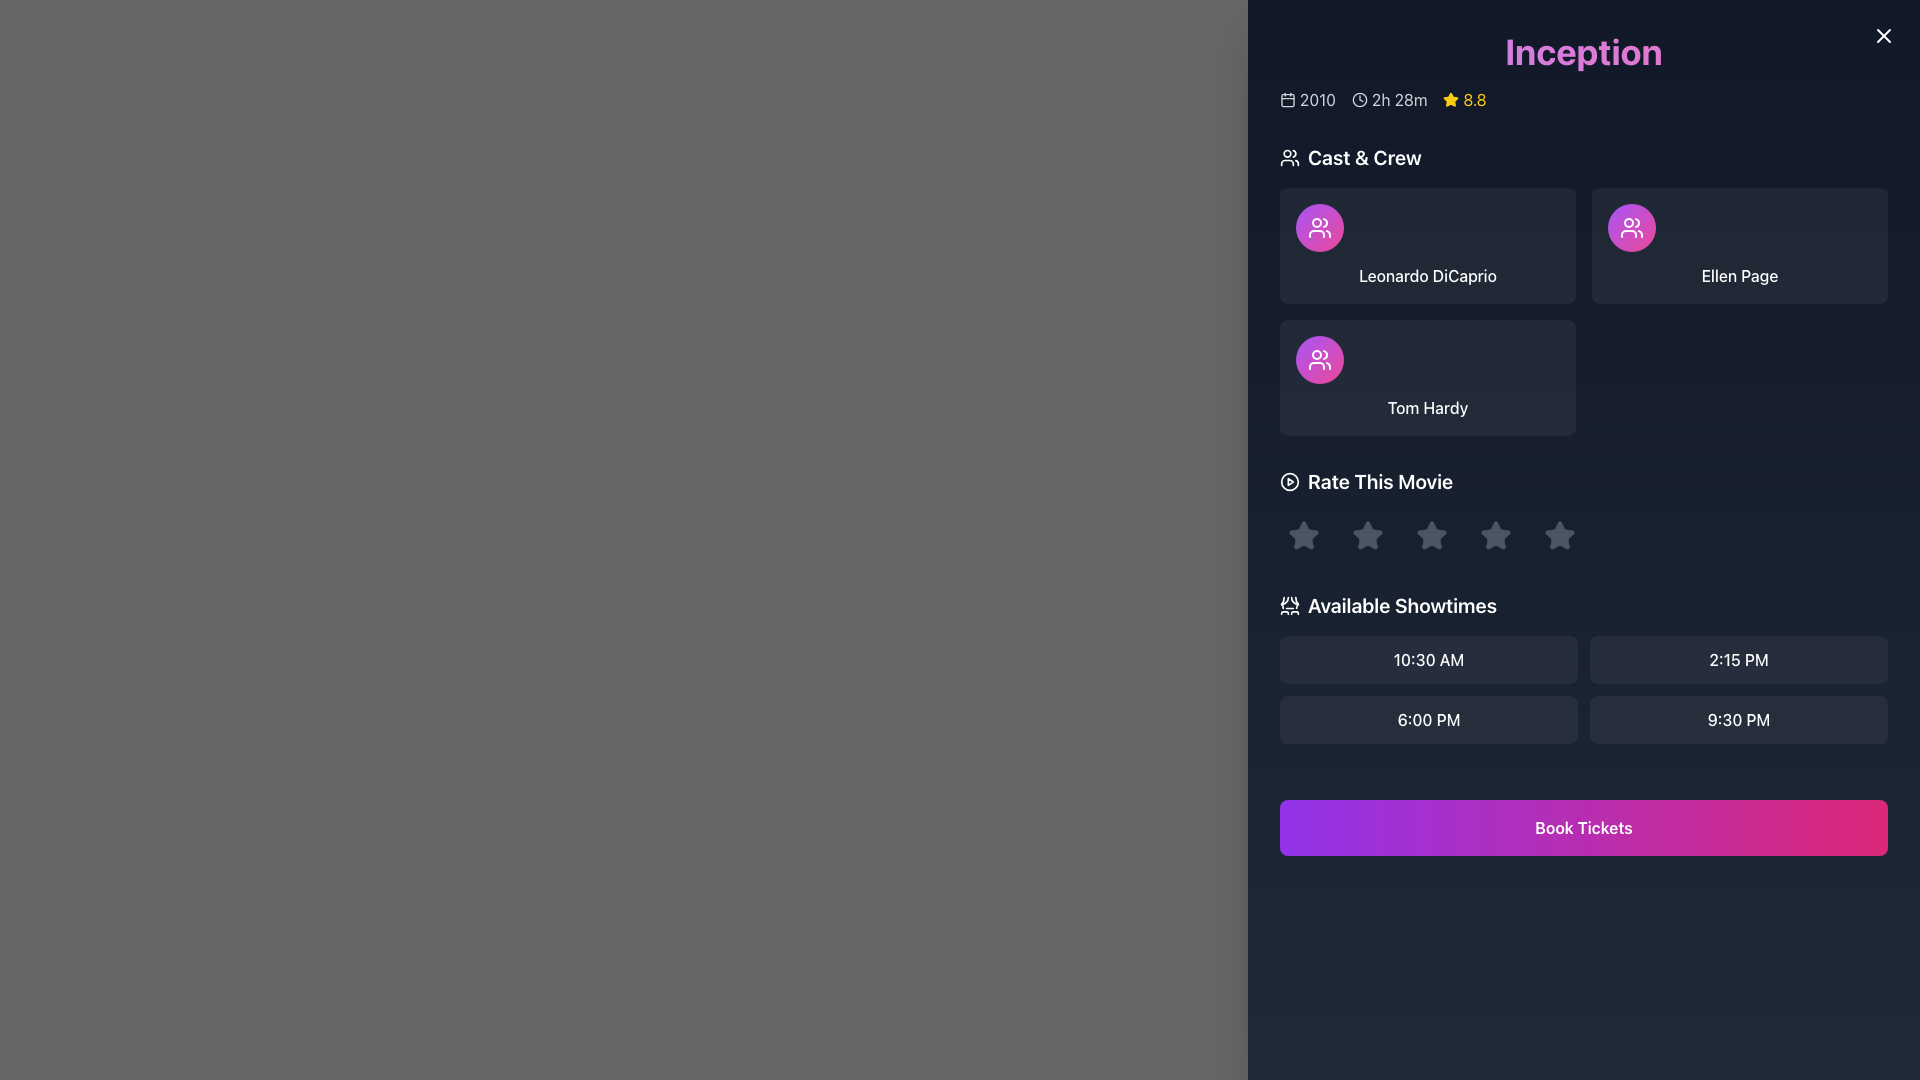  What do you see at coordinates (1320, 358) in the screenshot?
I see `the Avatar icon representing 'Tom Hardy' in the 'Cast & Crew' section` at bounding box center [1320, 358].